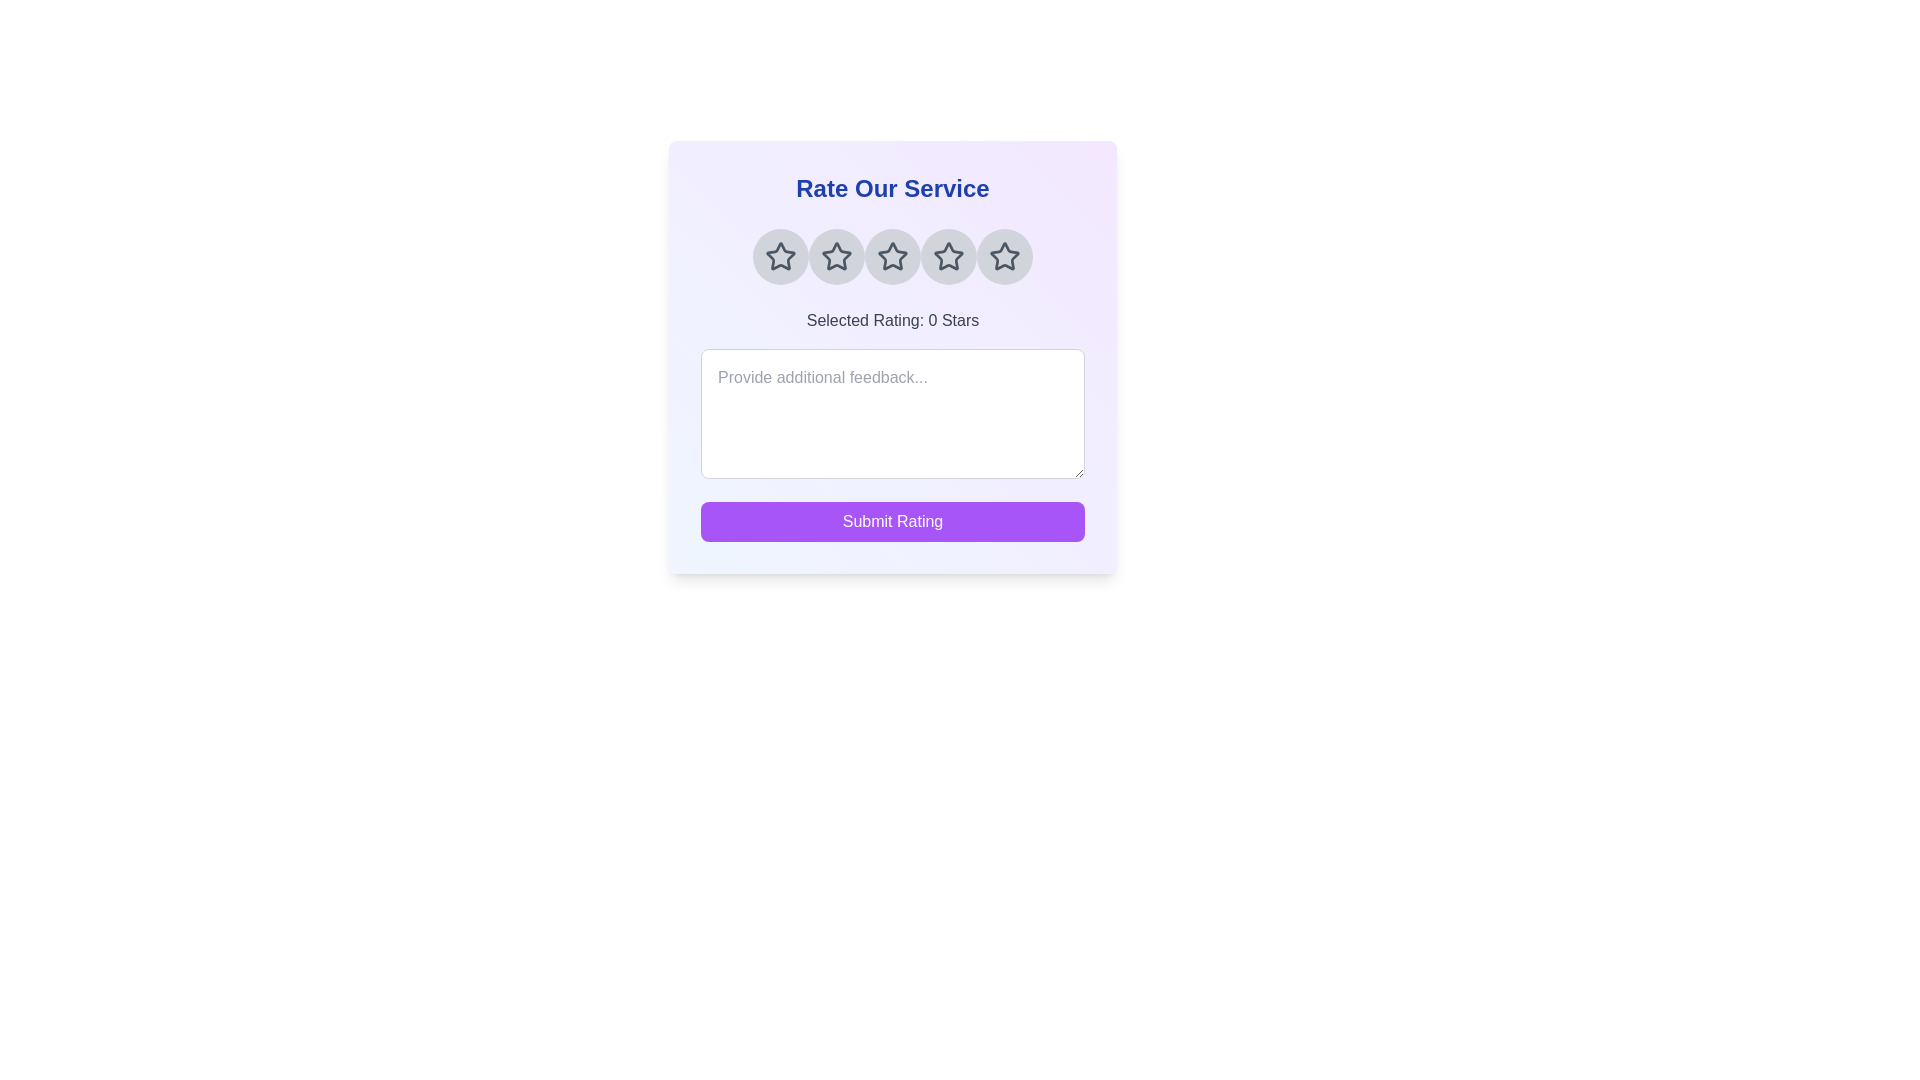 The width and height of the screenshot is (1920, 1080). Describe the element at coordinates (891, 256) in the screenshot. I see `the star corresponding to 3 to preview the rating` at that location.